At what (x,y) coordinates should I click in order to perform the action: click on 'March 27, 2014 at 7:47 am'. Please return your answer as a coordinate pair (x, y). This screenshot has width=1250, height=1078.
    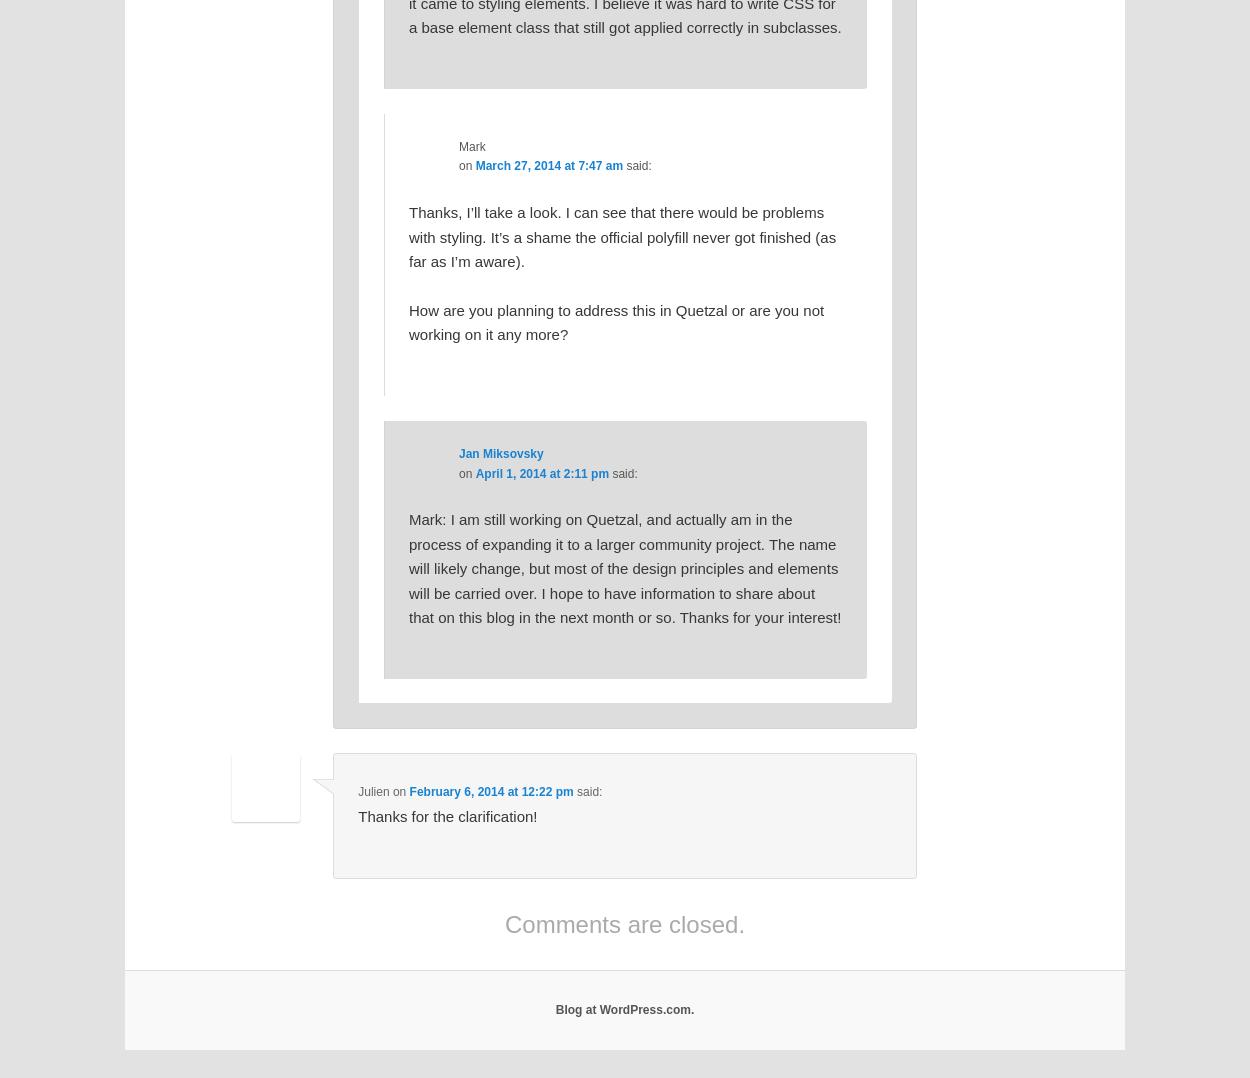
    Looking at the image, I should click on (549, 165).